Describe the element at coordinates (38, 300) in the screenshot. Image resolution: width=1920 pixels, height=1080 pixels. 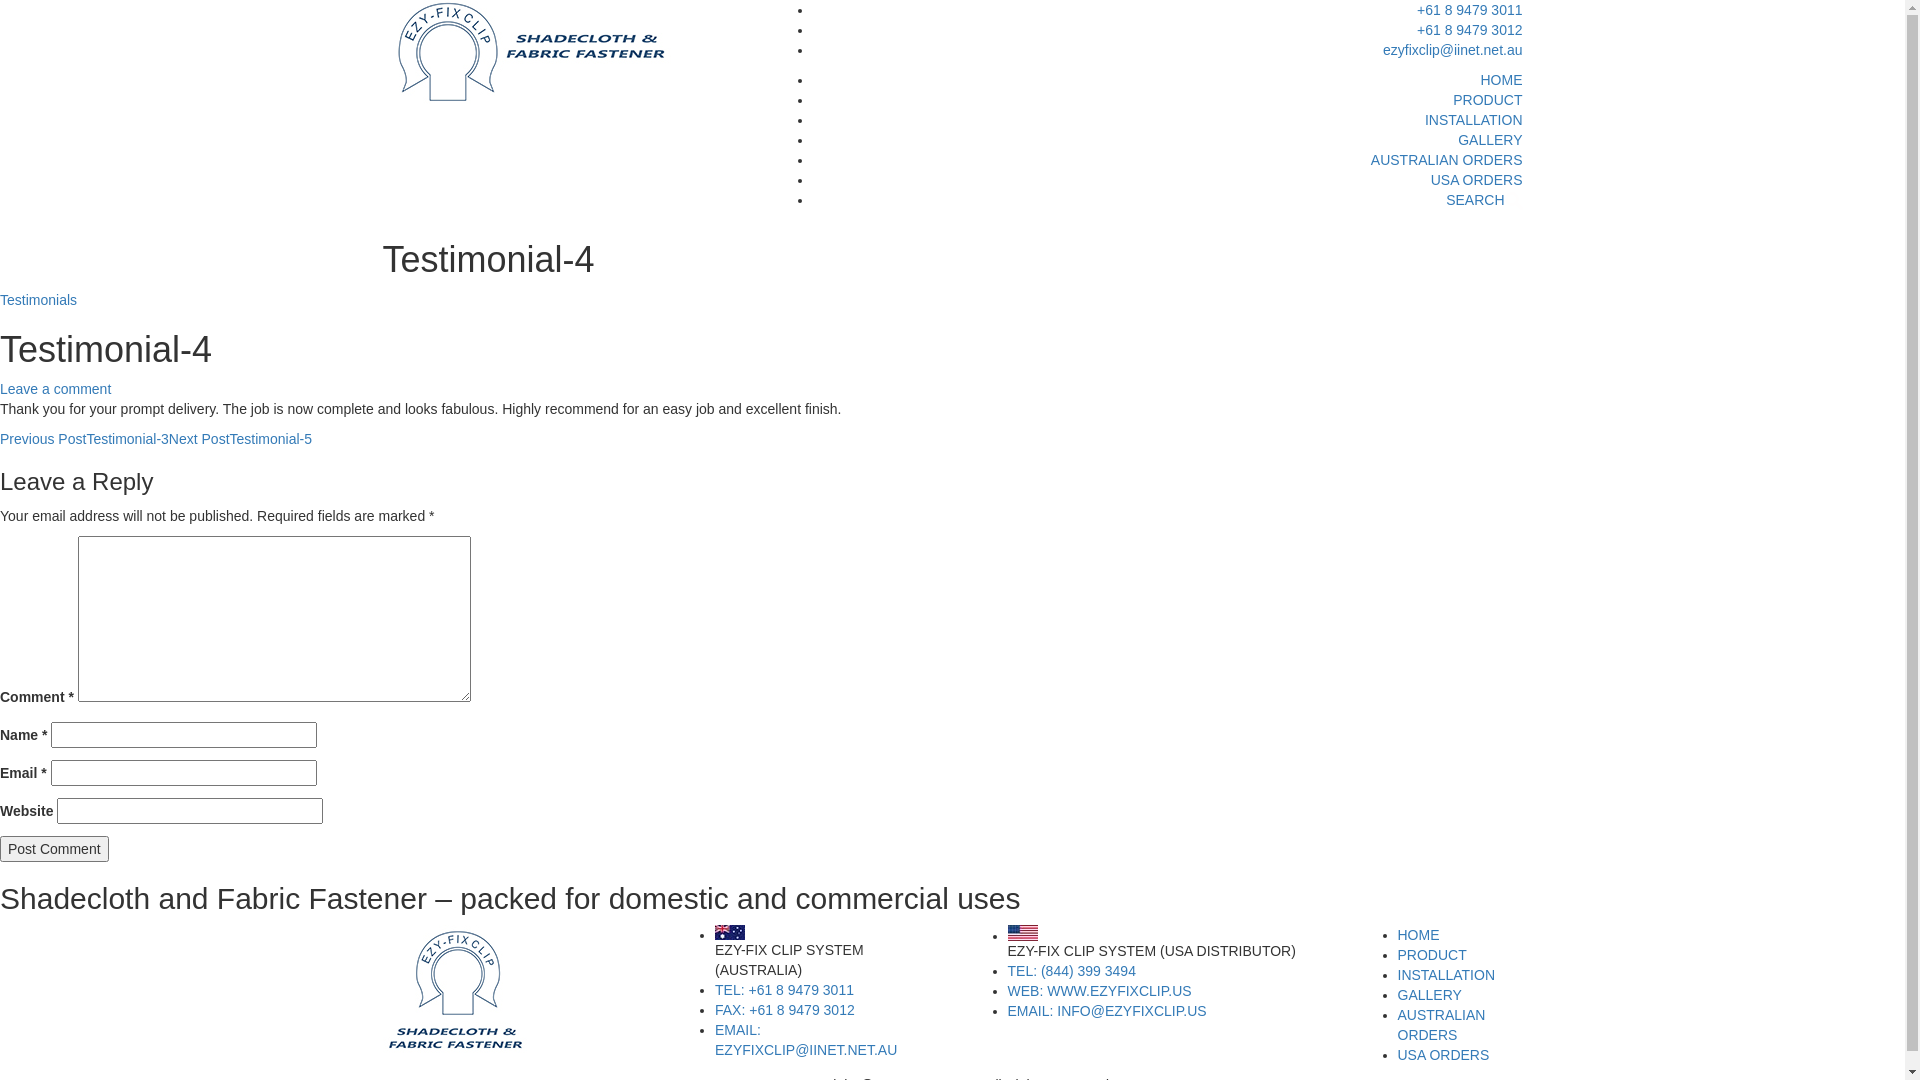
I see `'Testimonials'` at that location.